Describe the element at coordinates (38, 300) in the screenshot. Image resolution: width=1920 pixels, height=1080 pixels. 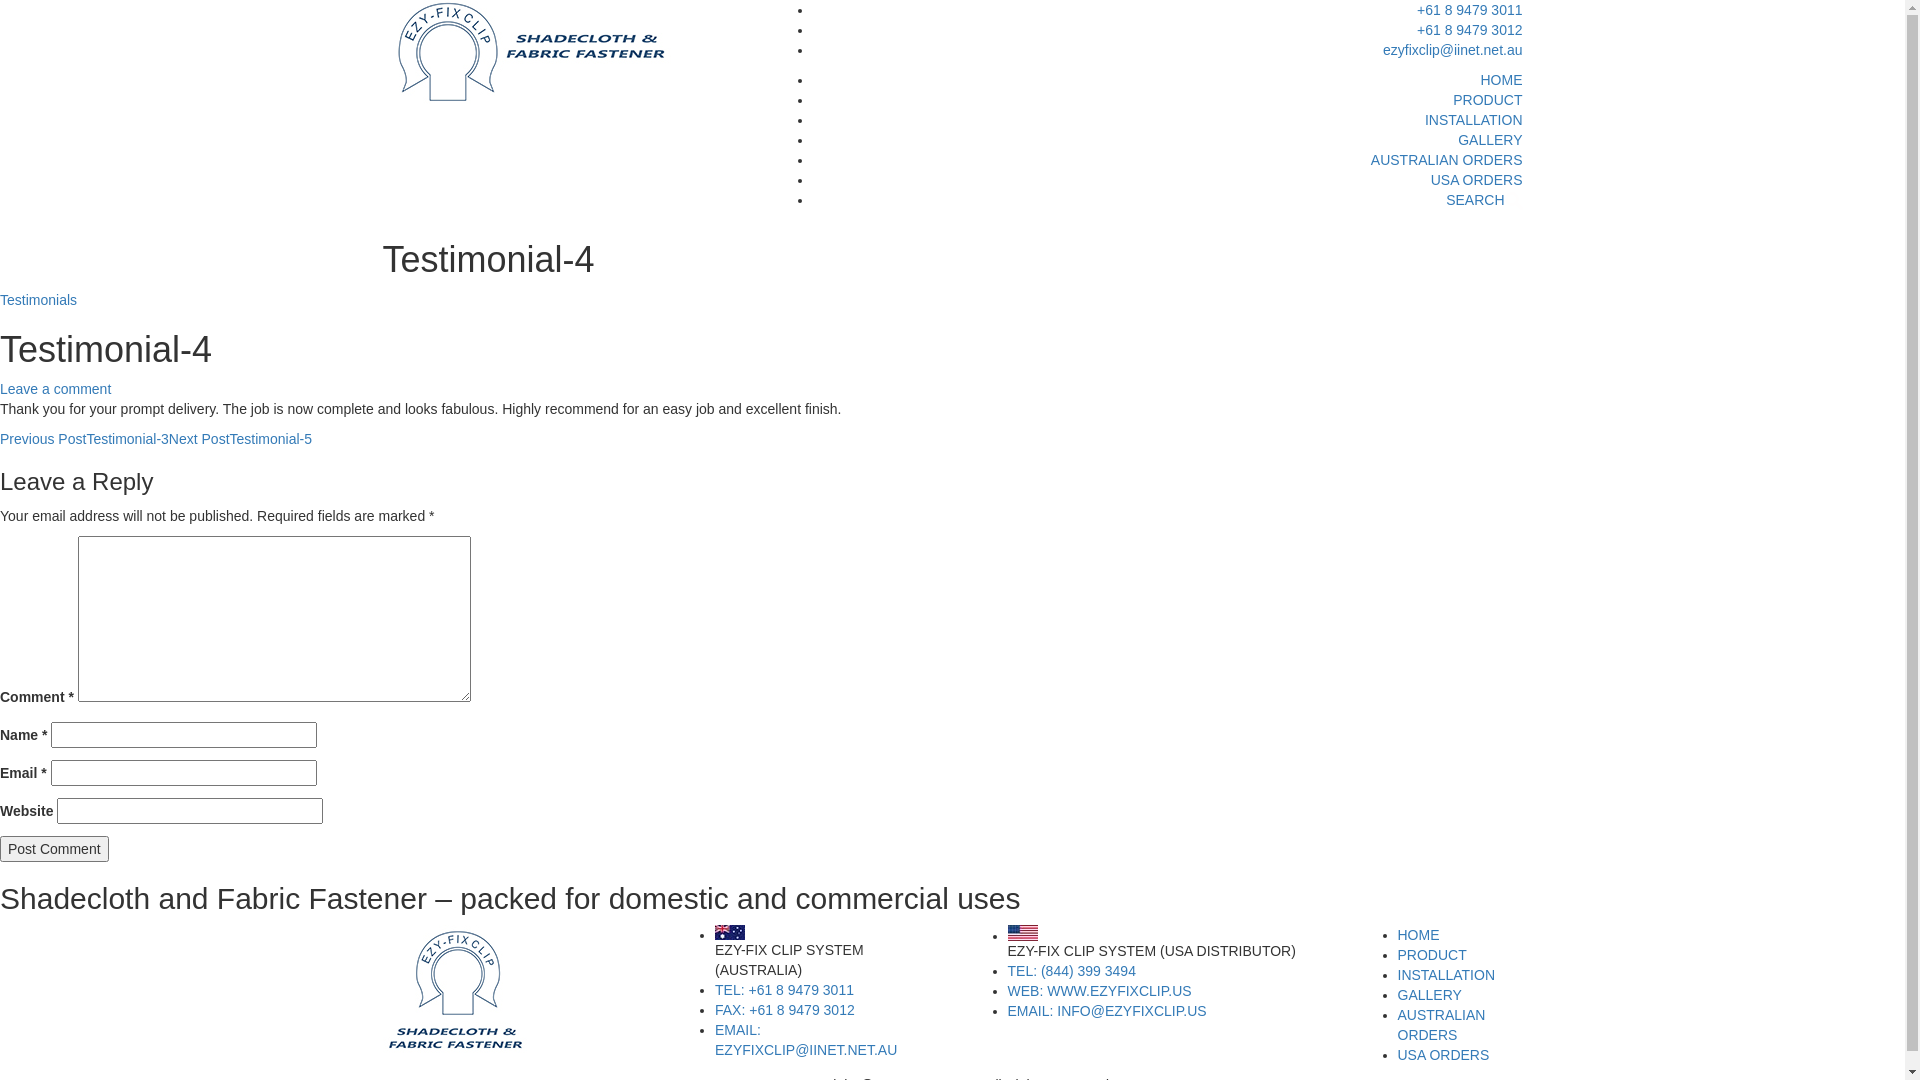
I see `'Testimonials'` at that location.